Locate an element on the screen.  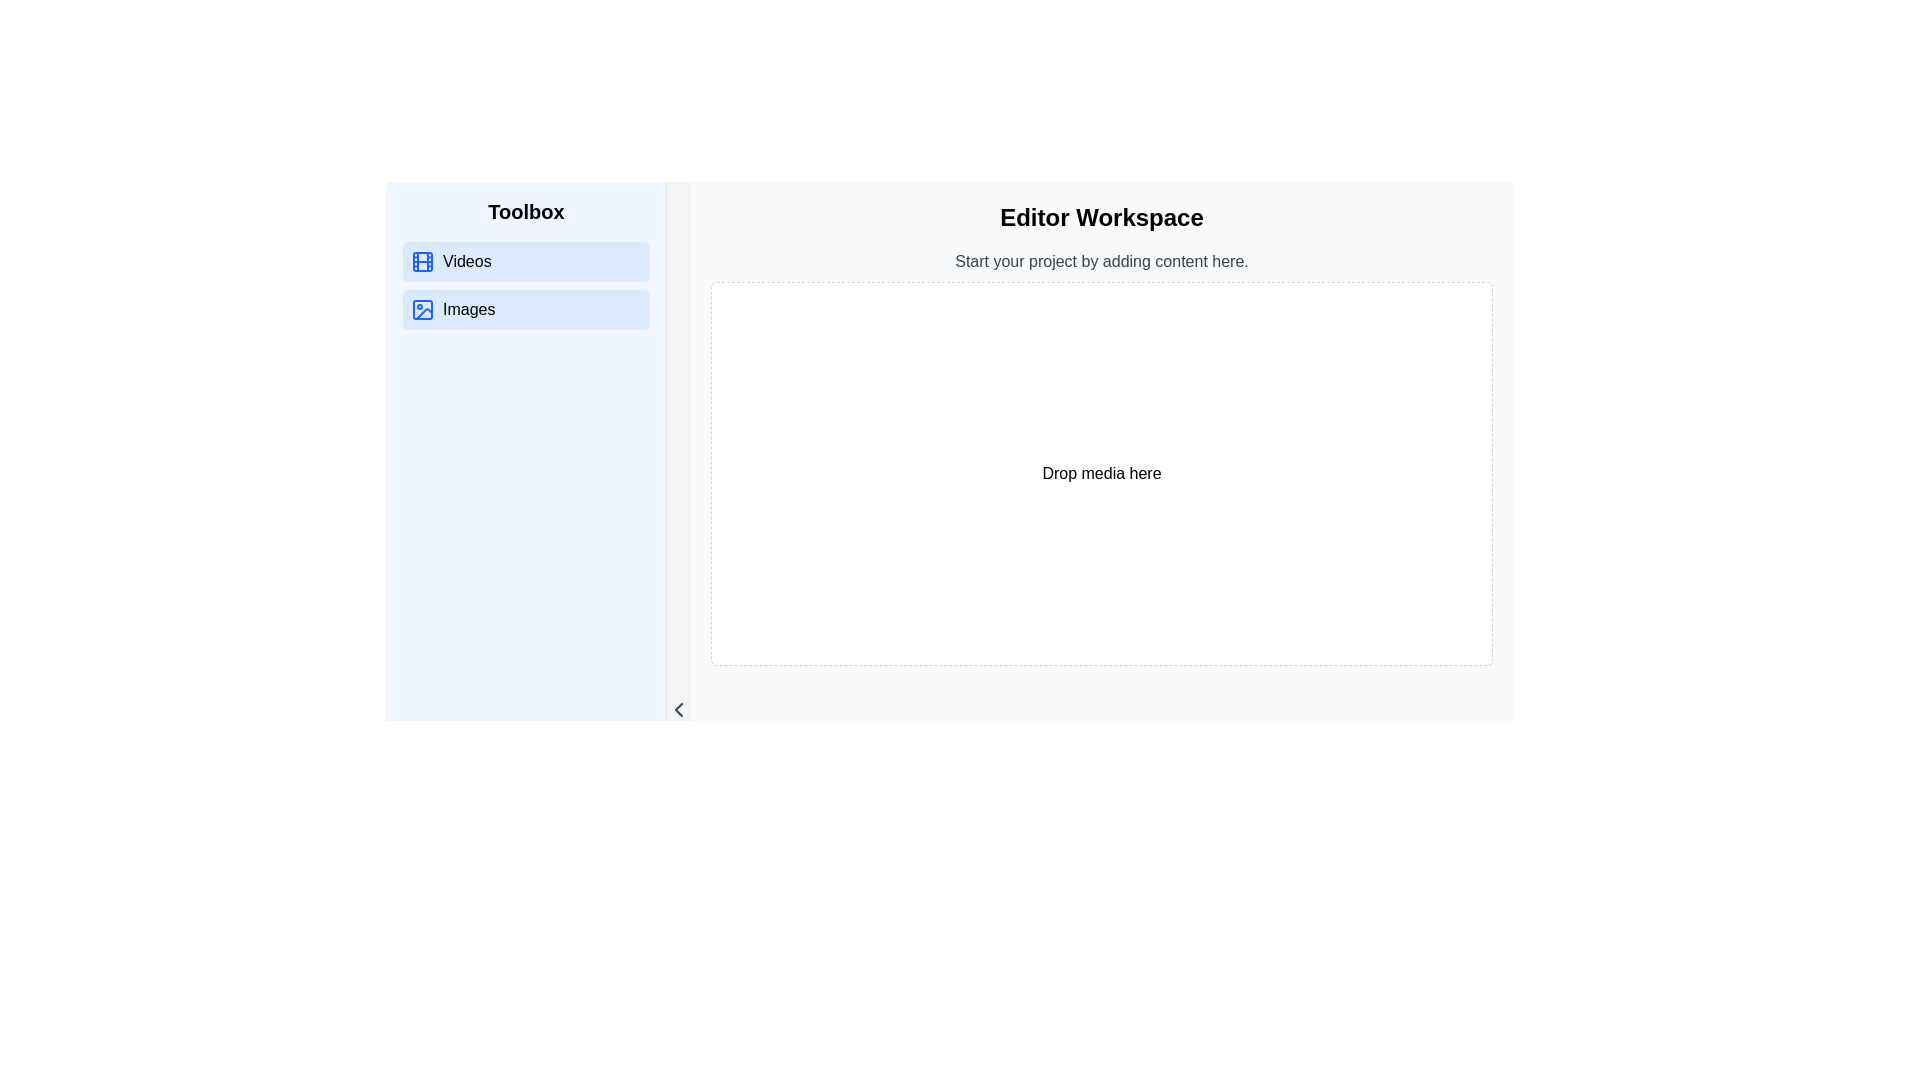
the filmstrip icon representing the 'Videos' functionality located in the 'Toolbox' section, to the left of the 'Videos' text label, if it is linked is located at coordinates (421, 261).